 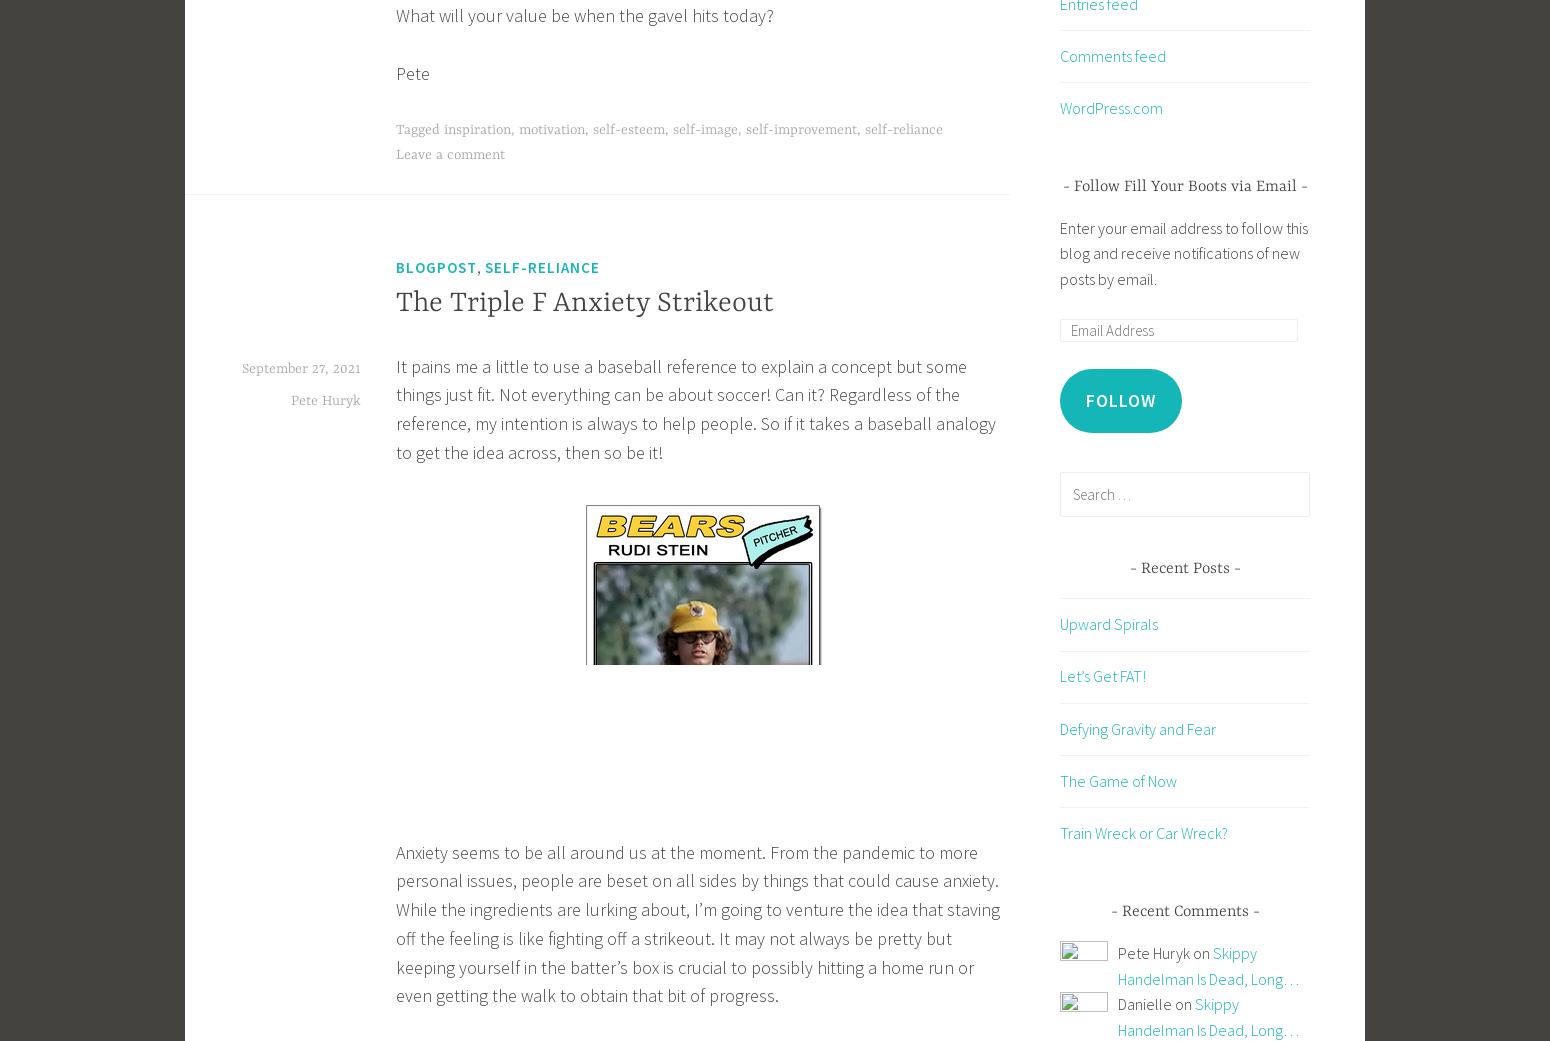 What do you see at coordinates (1117, 780) in the screenshot?
I see `'The Game of Now'` at bounding box center [1117, 780].